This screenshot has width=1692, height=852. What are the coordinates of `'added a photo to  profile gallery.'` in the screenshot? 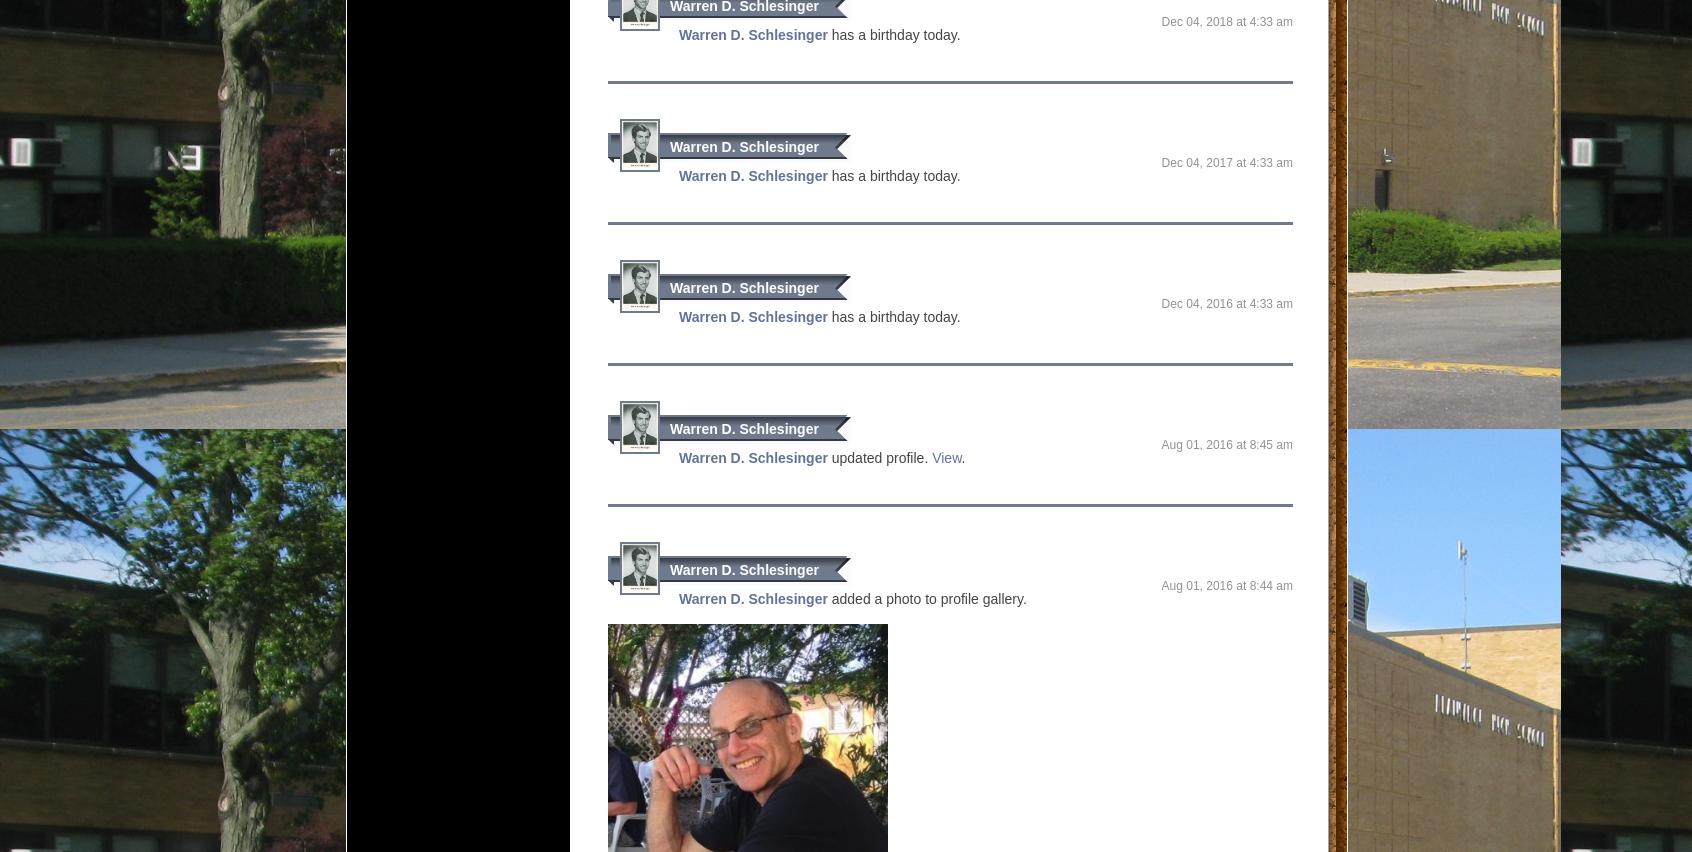 It's located at (926, 598).